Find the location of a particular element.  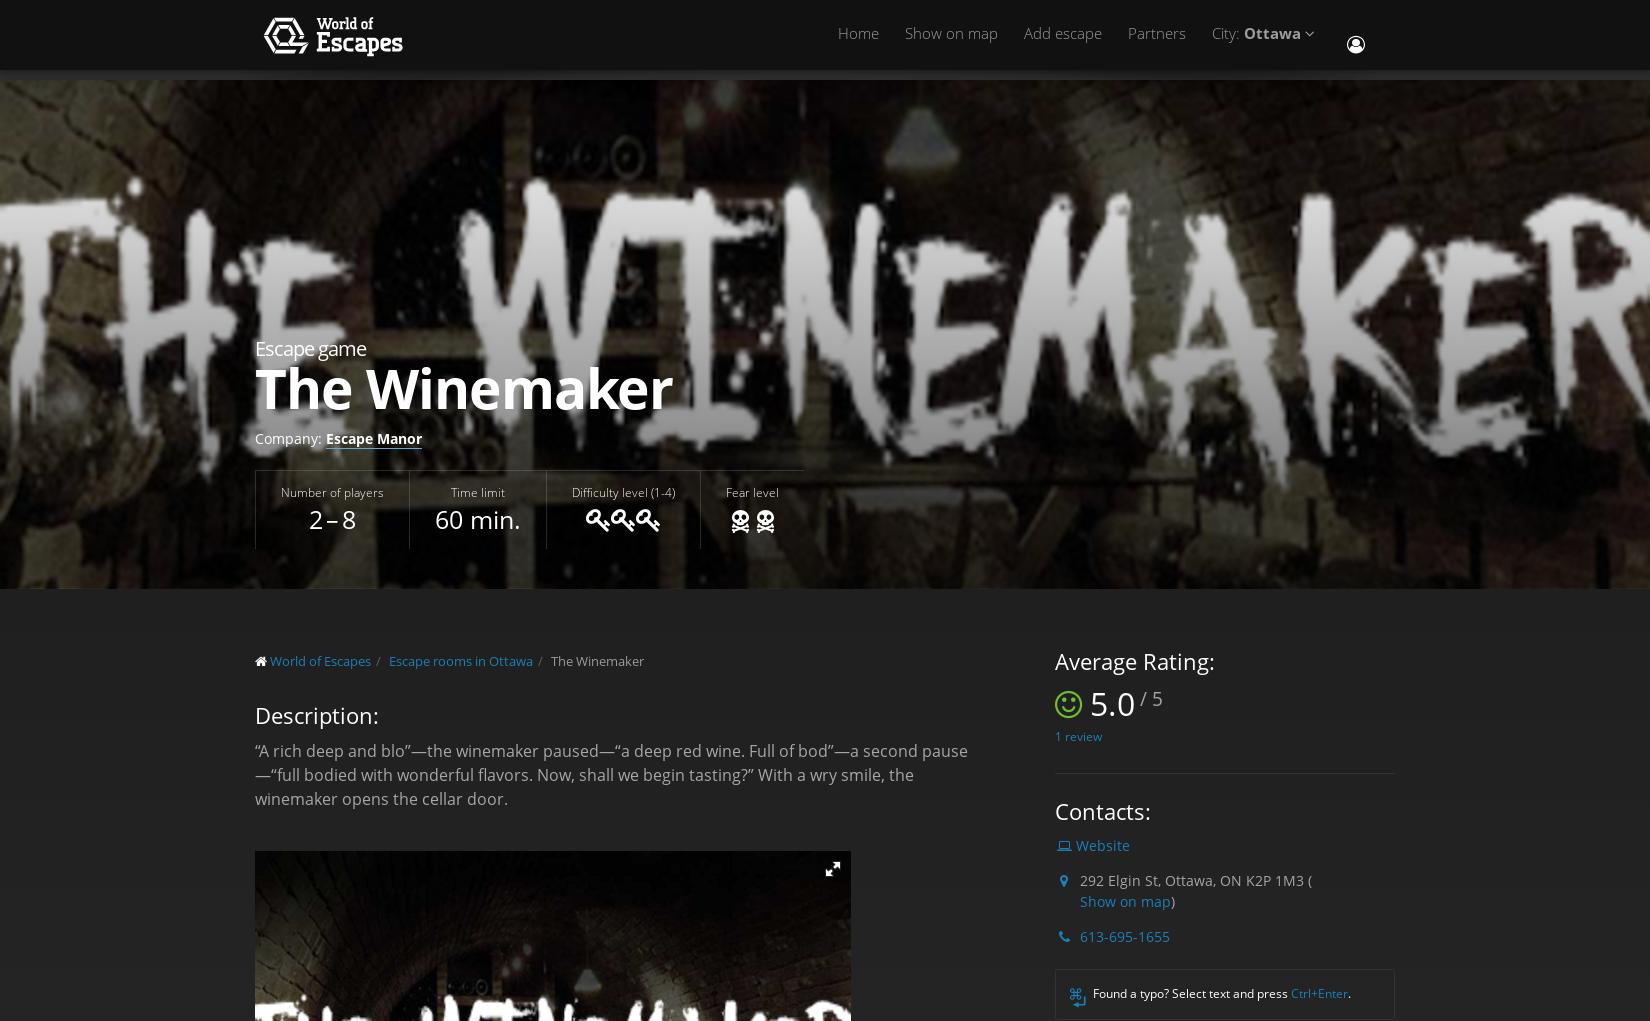

'2 – 8' is located at coordinates (332, 517).